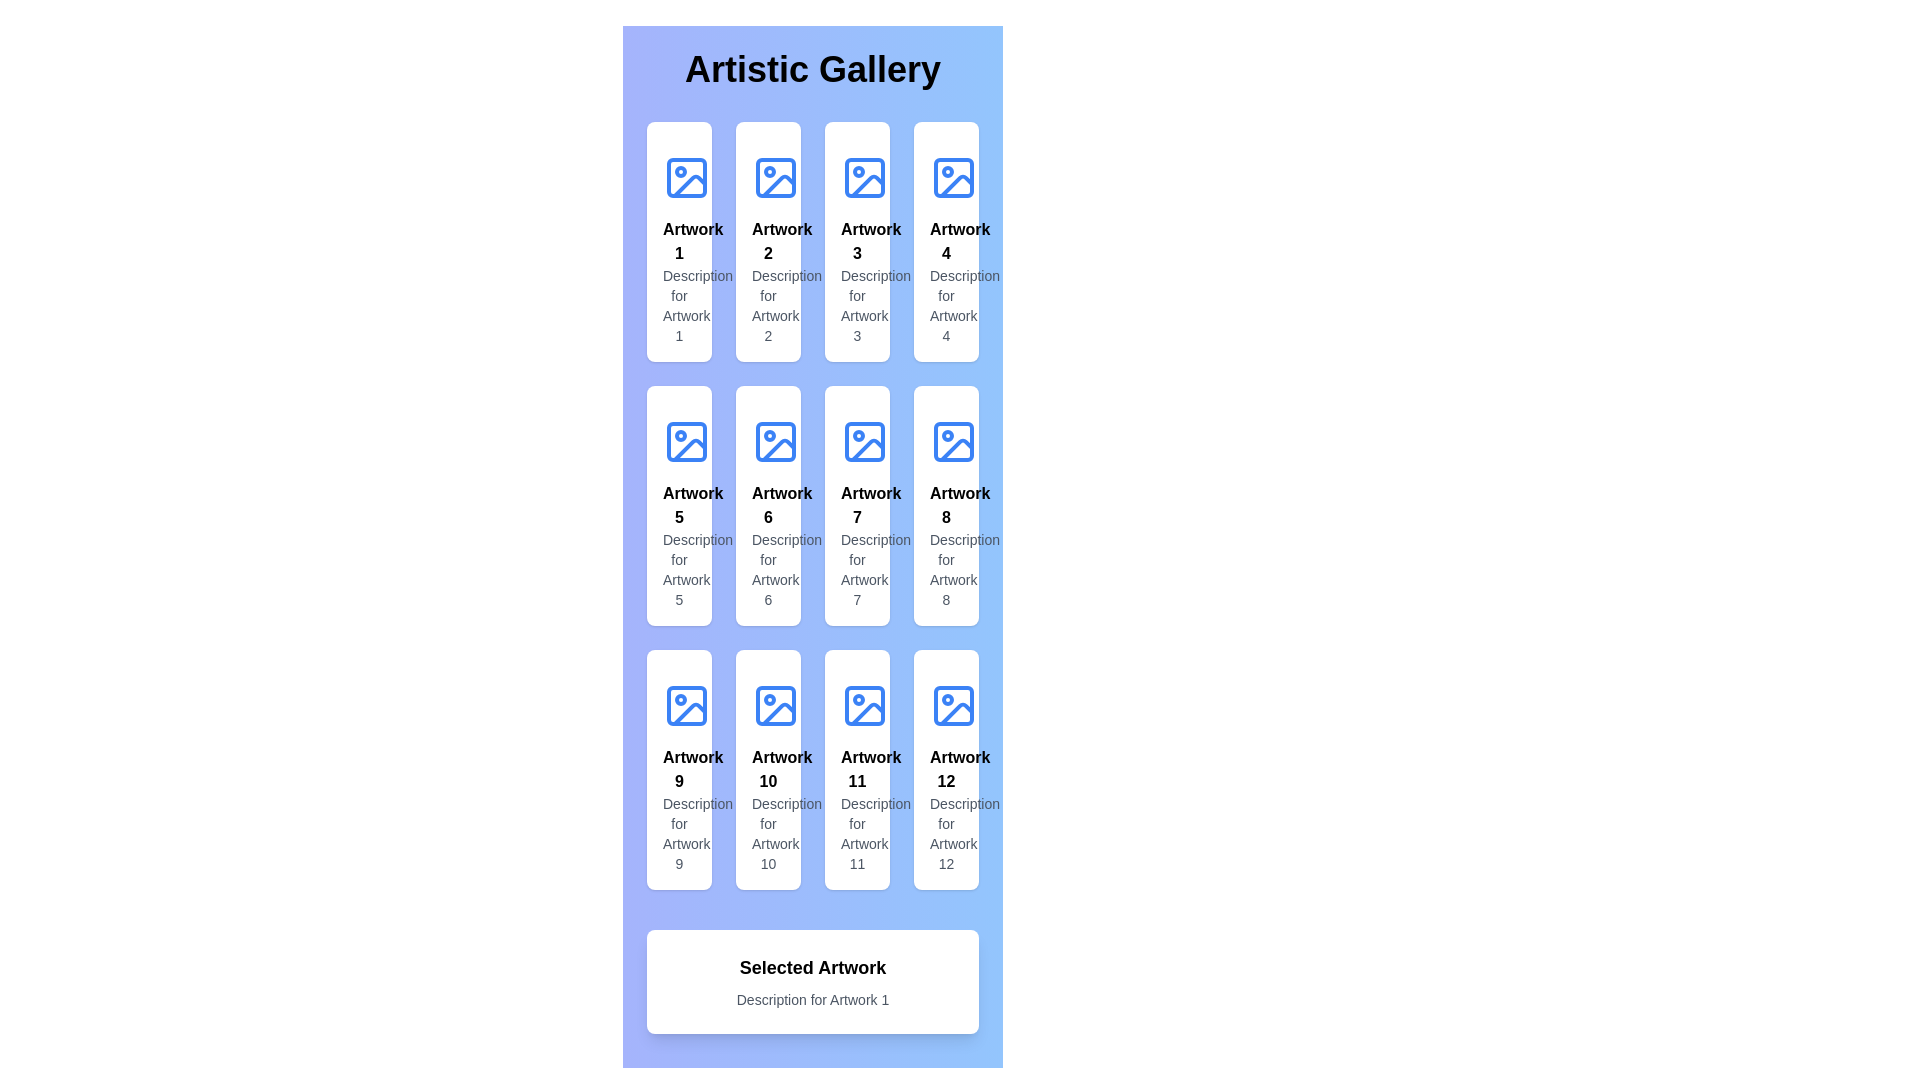 Image resolution: width=1920 pixels, height=1080 pixels. Describe the element at coordinates (686, 176) in the screenshot. I see `the icon representing 'Artwork 1' located at the top-left corner of the grid by` at that location.